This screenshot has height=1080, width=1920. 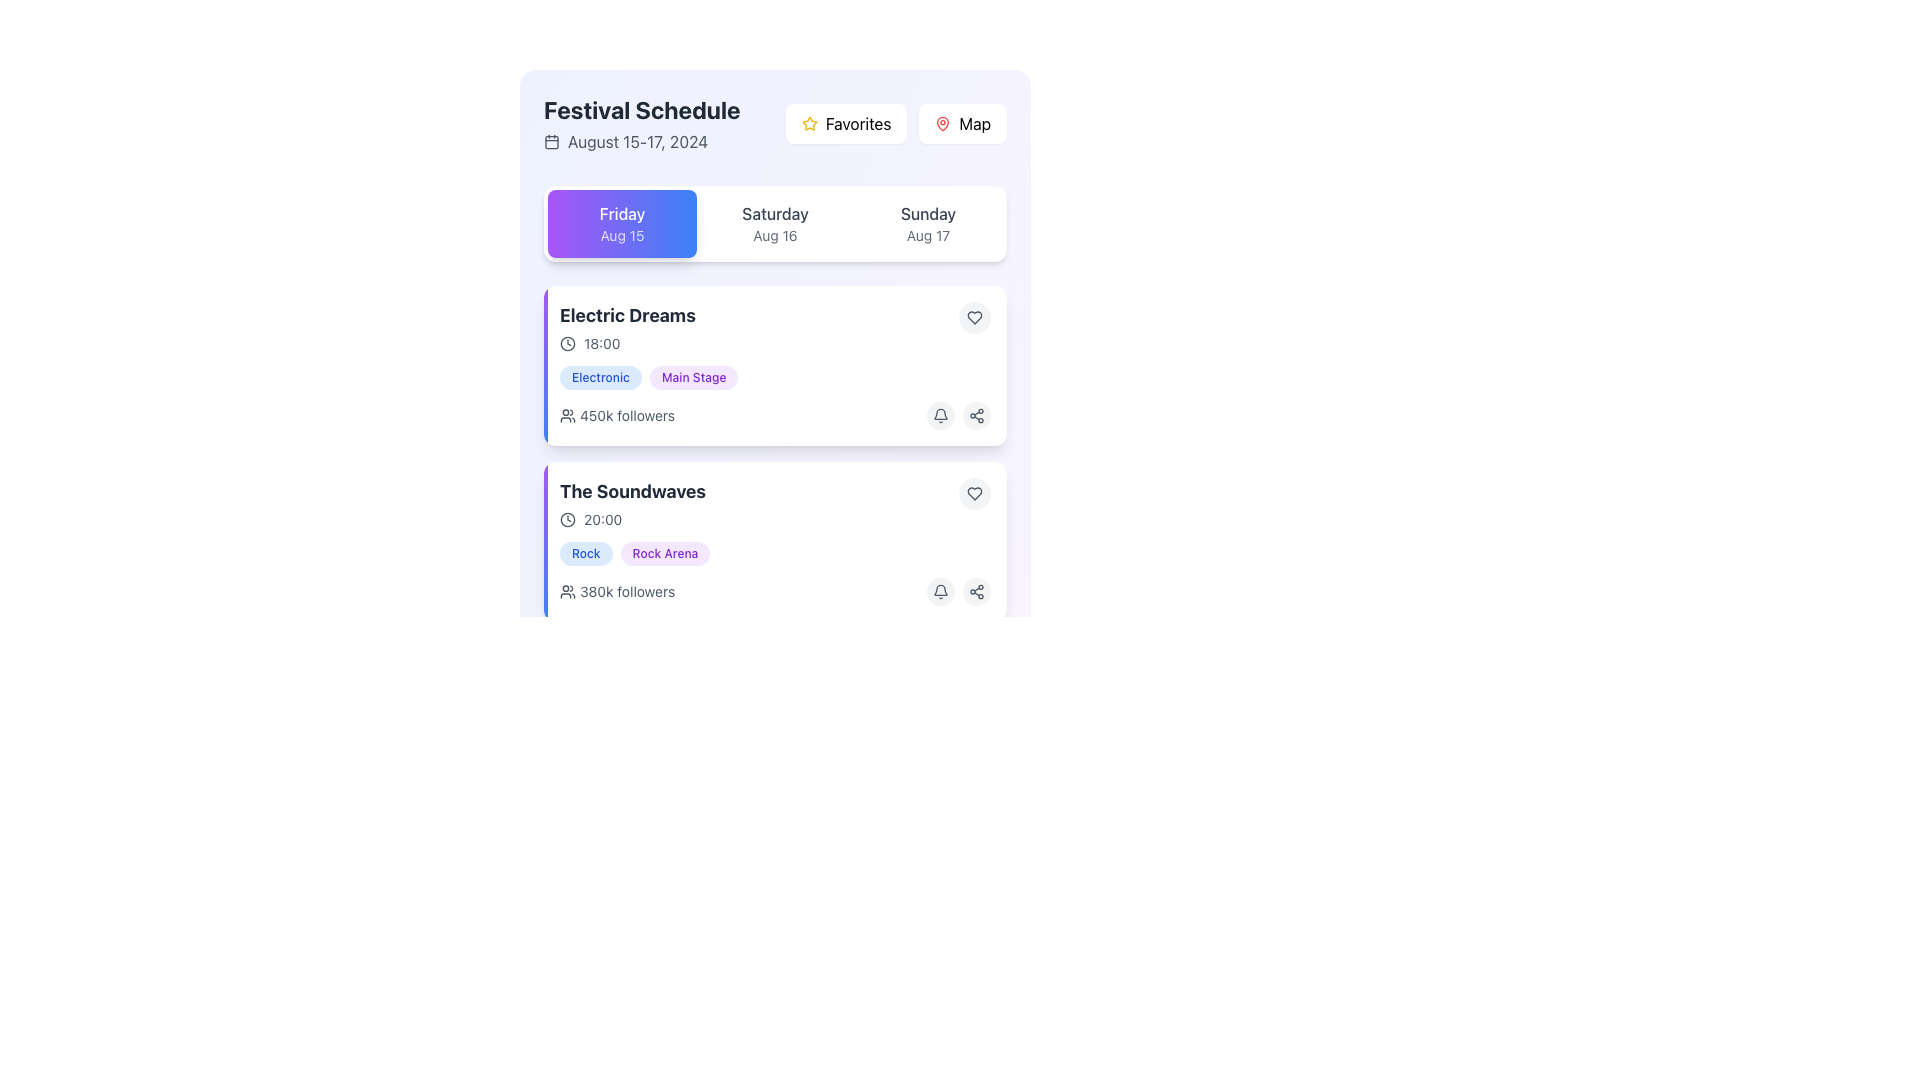 I want to click on the text element displaying 'Aug 17' inside the 'Sunday' button, so click(x=927, y=234).